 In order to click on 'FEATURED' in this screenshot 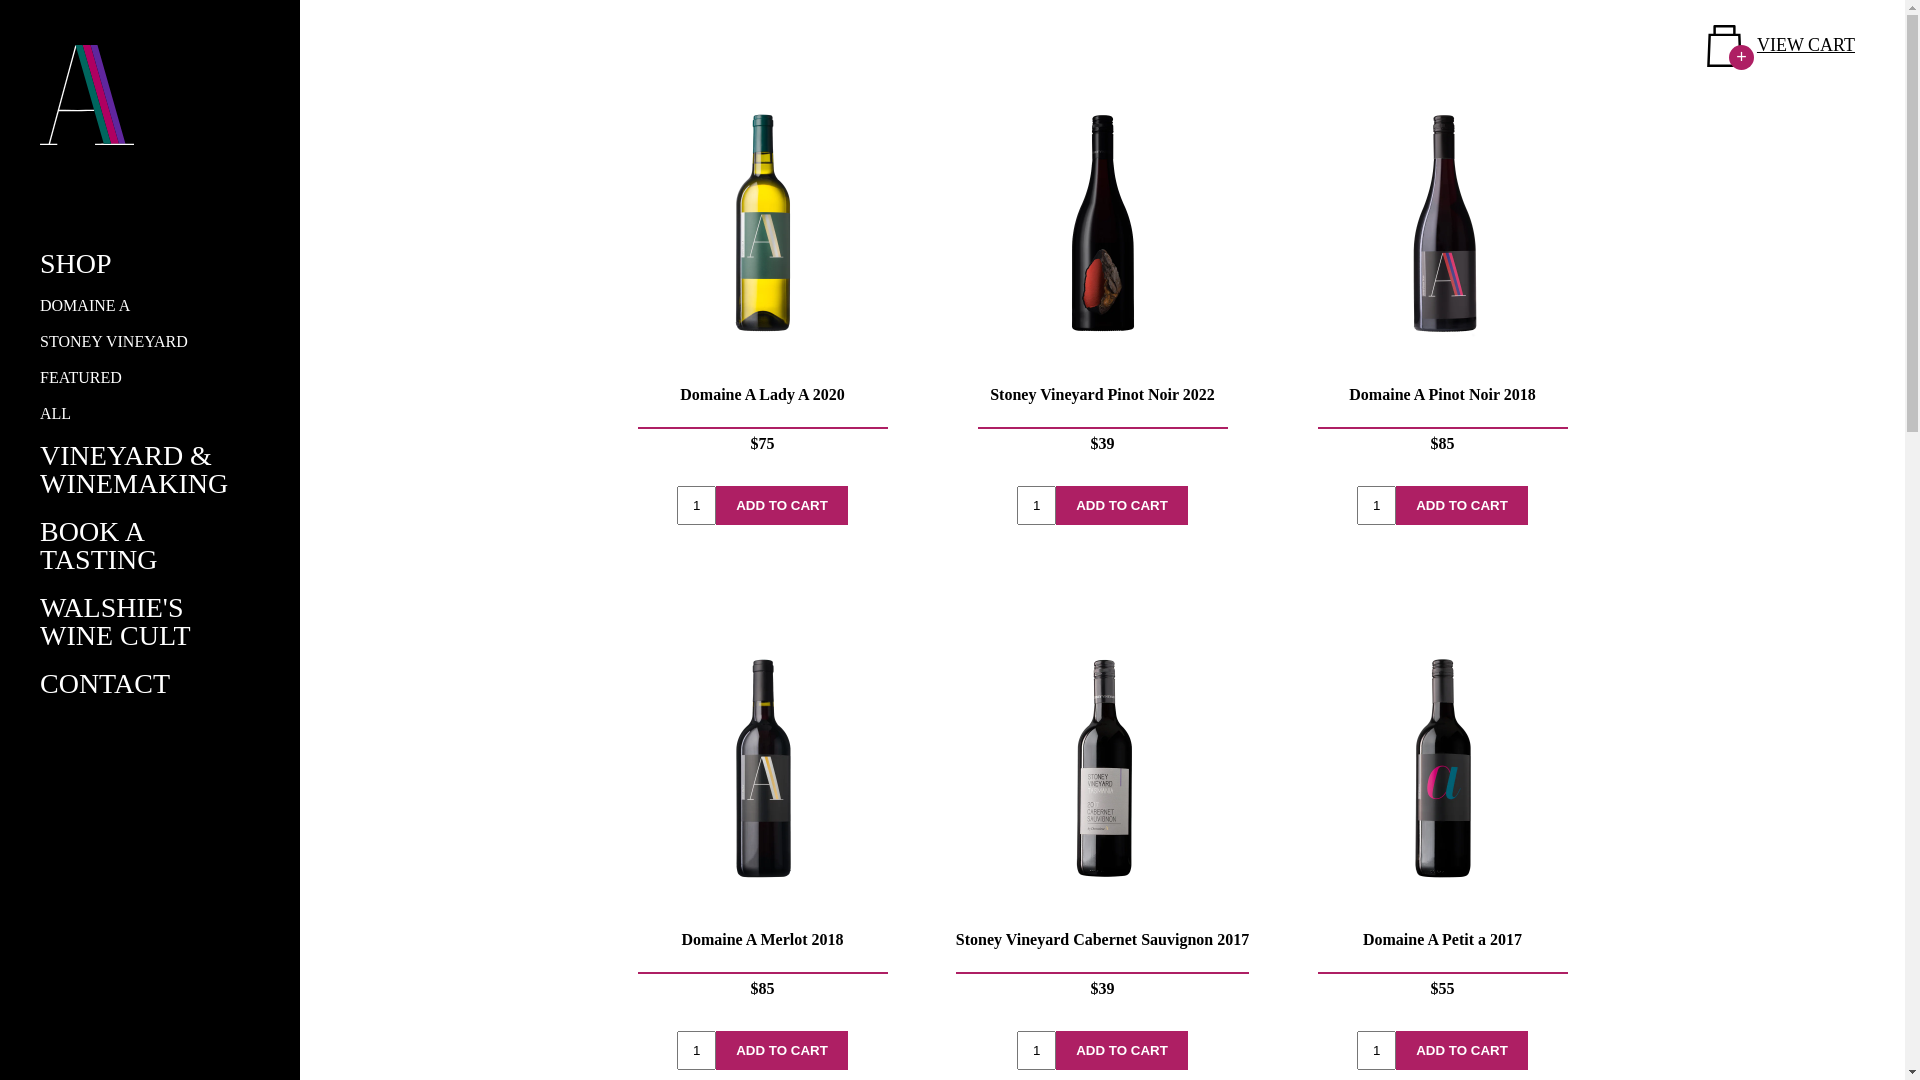, I will do `click(80, 377)`.